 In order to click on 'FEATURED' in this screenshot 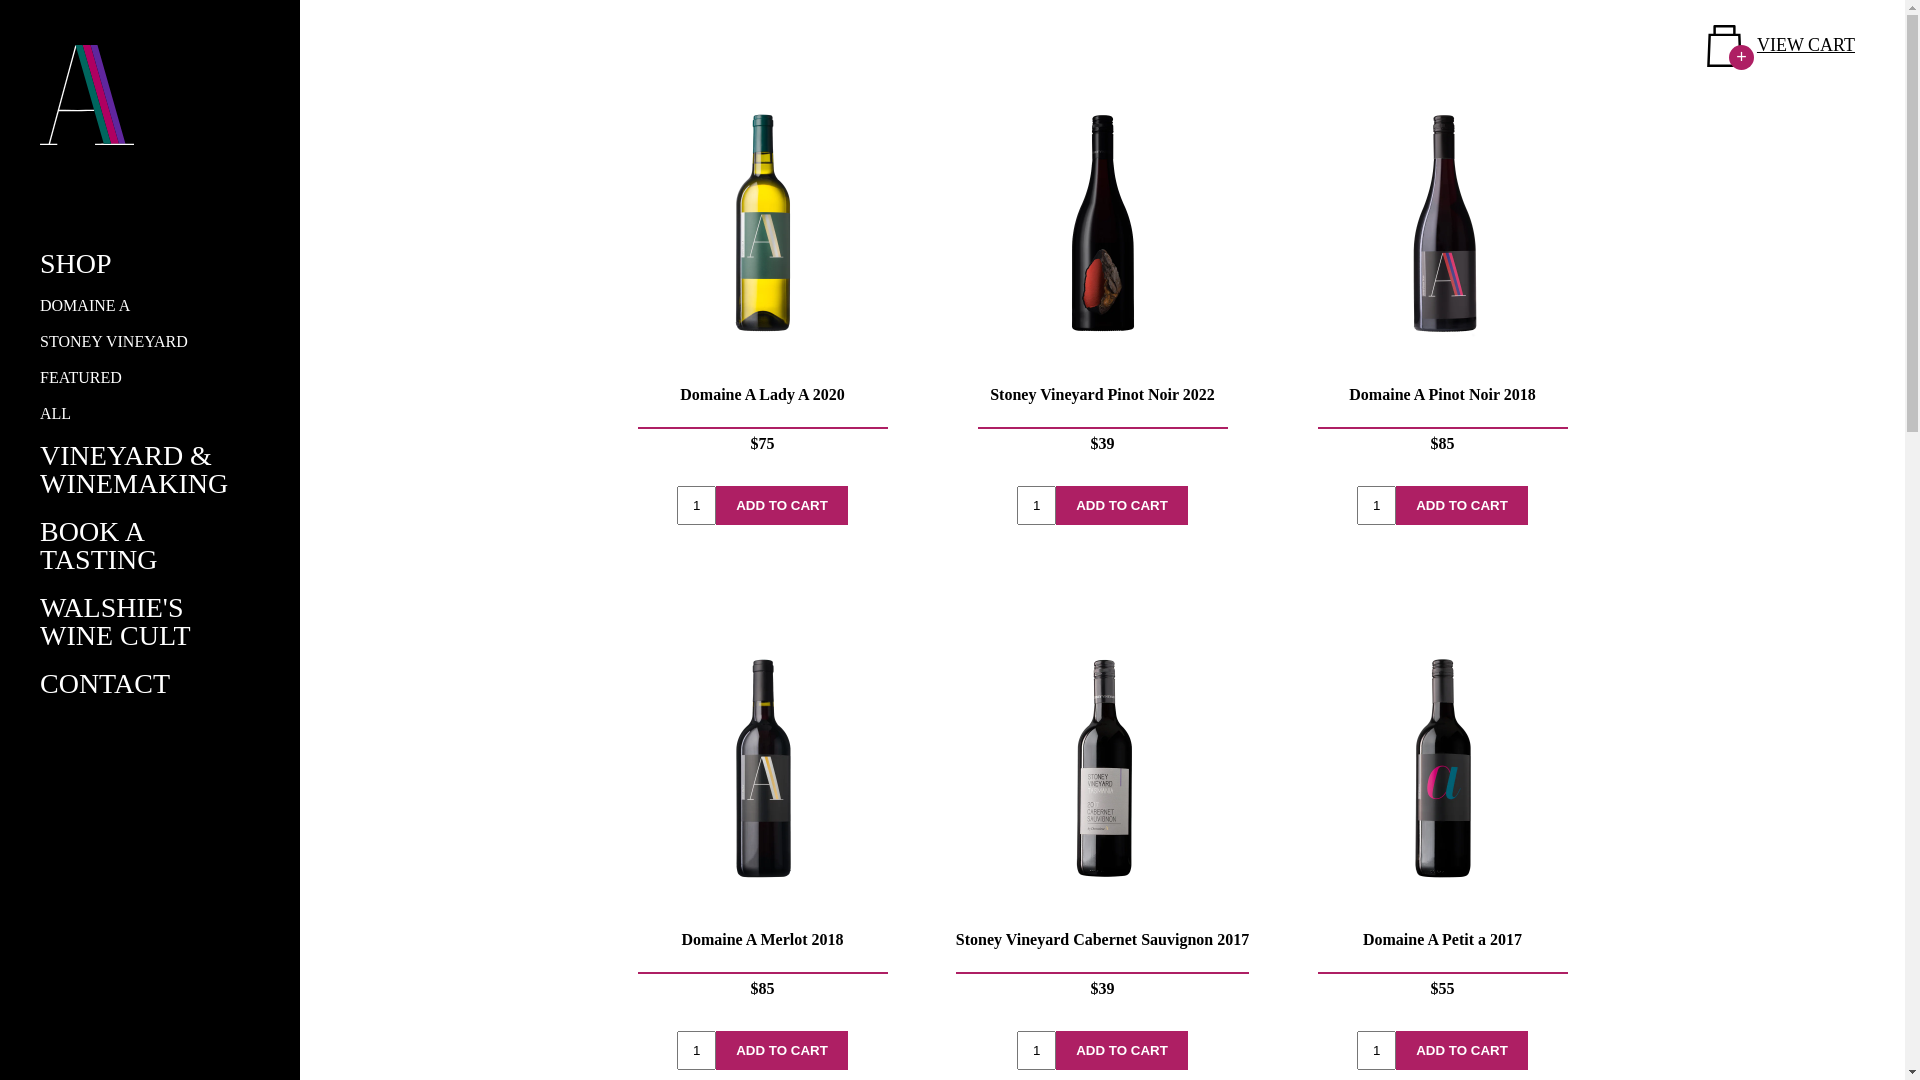, I will do `click(80, 377)`.